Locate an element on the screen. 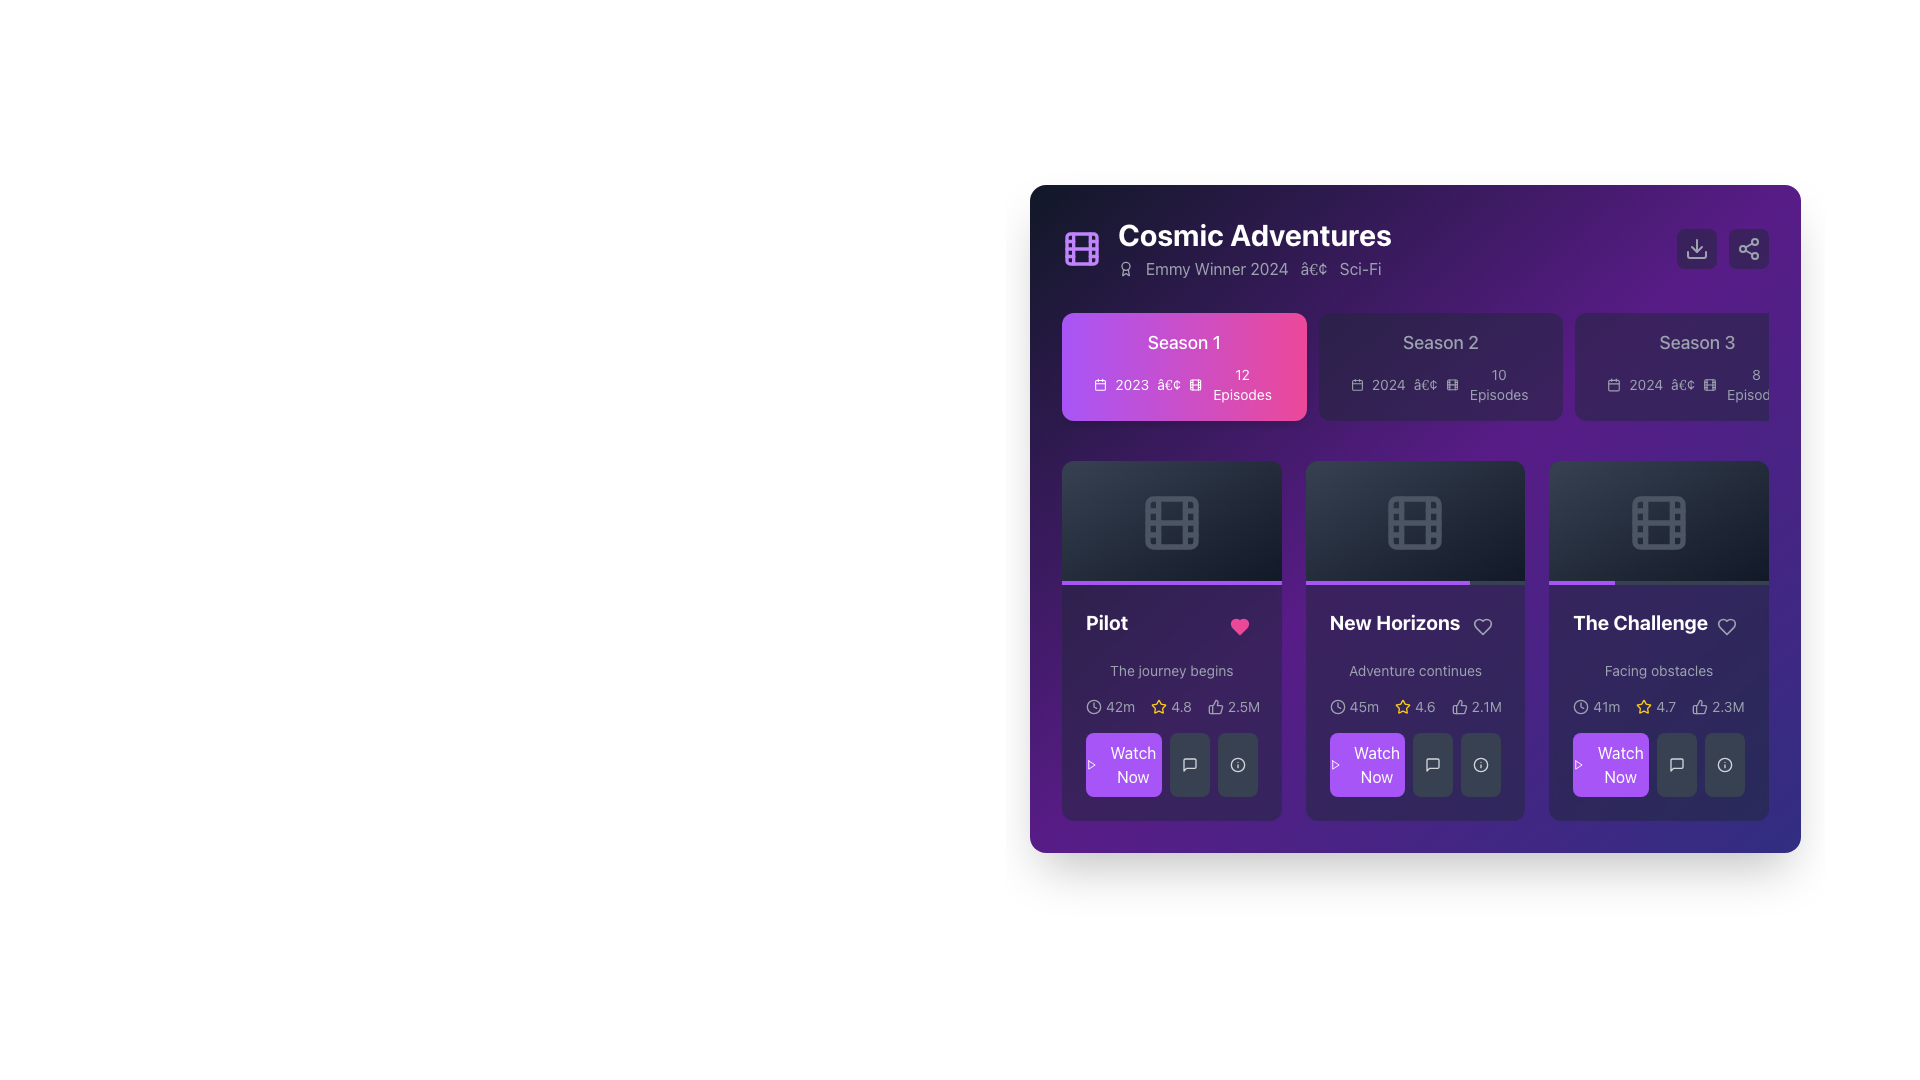 The width and height of the screenshot is (1920, 1080). the square-shaped button with a light purple background and white text reading 'Watch Now' is located at coordinates (1414, 764).